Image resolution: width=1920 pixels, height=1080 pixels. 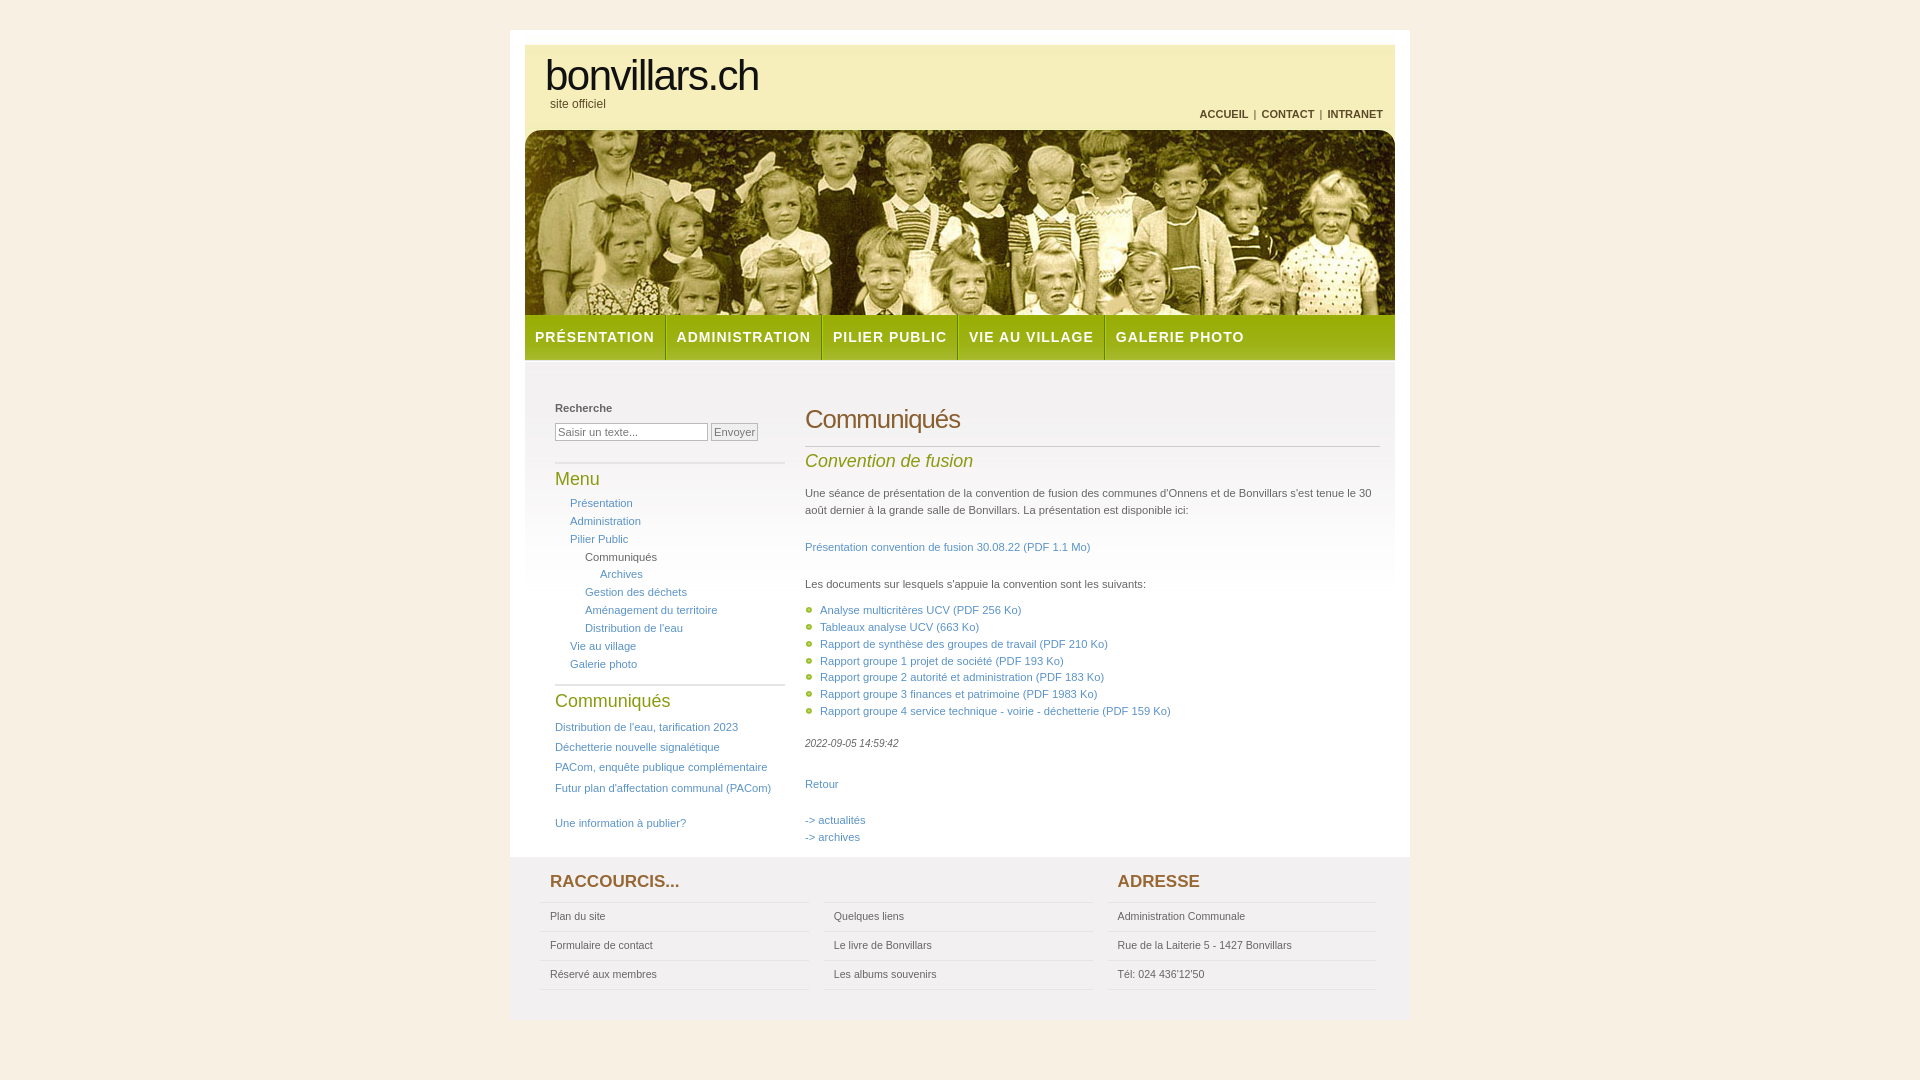 I want to click on 'PILIER PUBLIC', so click(x=887, y=336).